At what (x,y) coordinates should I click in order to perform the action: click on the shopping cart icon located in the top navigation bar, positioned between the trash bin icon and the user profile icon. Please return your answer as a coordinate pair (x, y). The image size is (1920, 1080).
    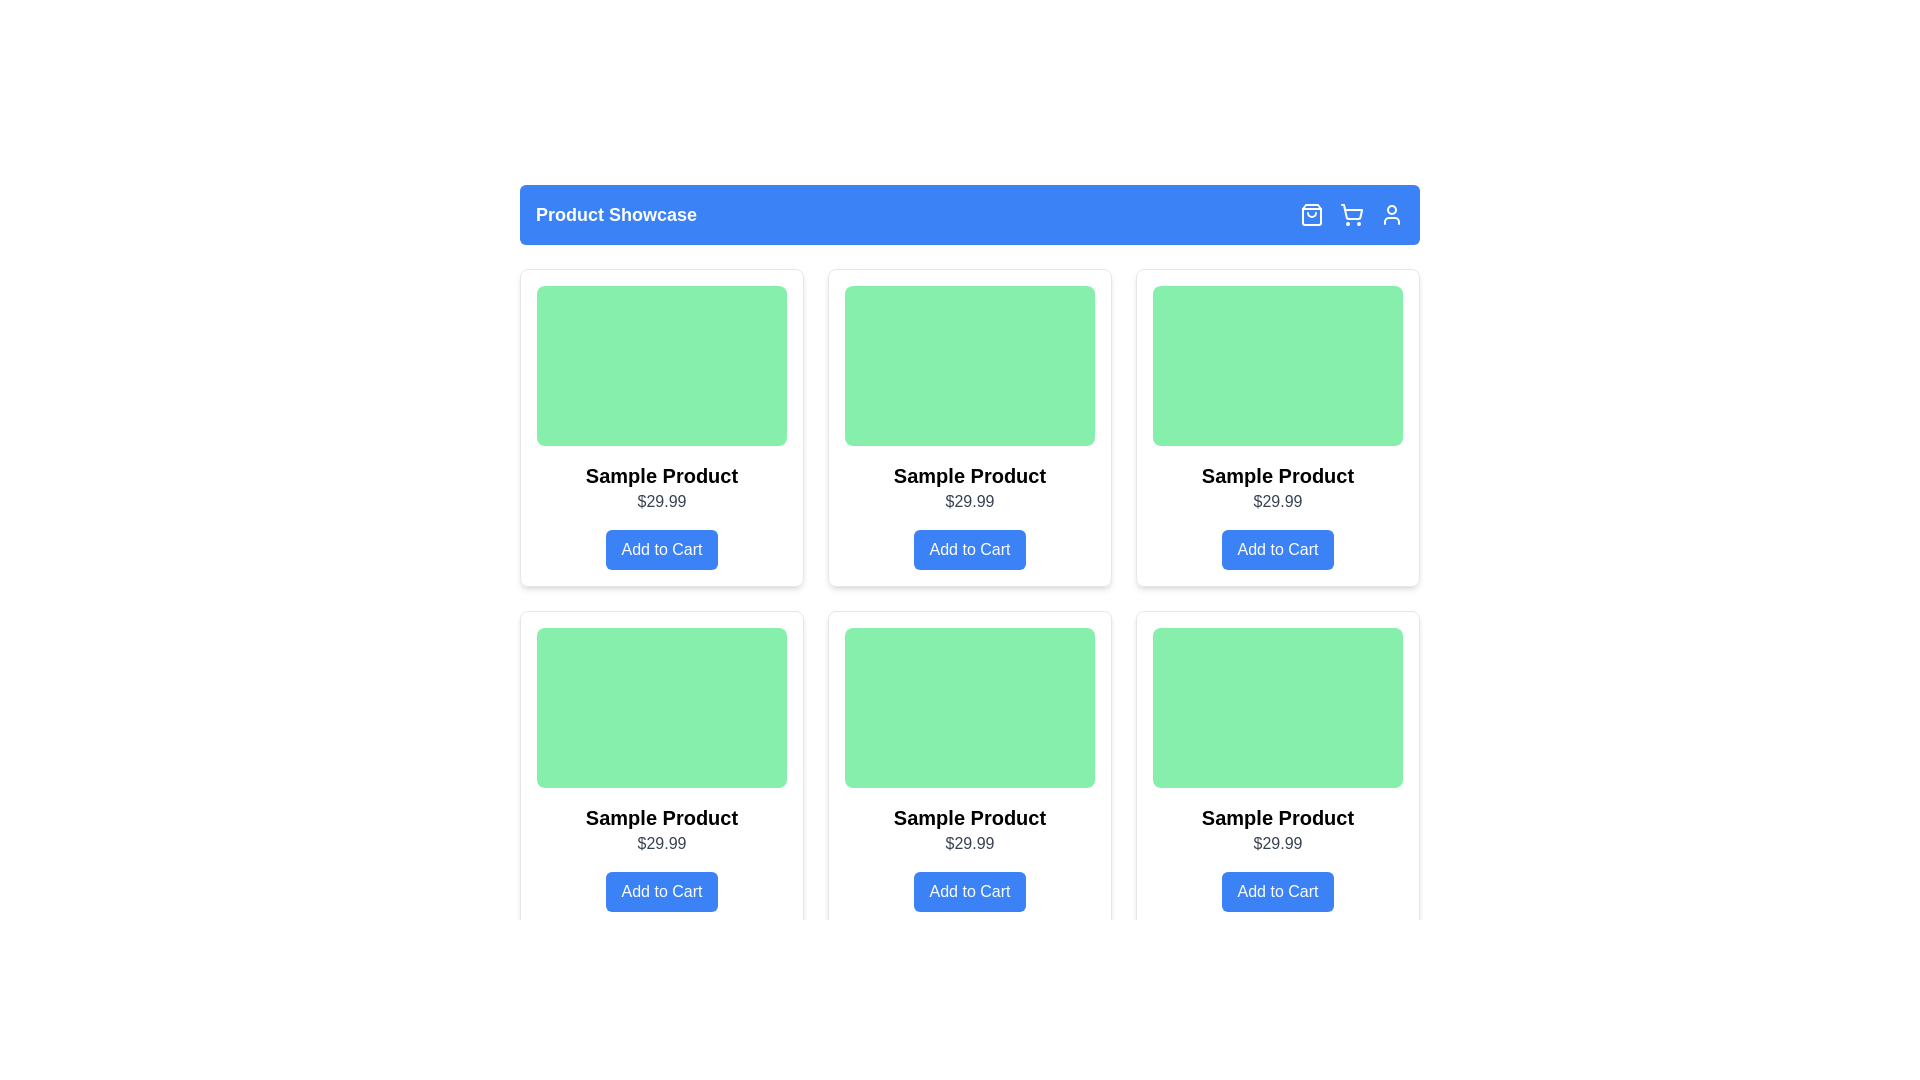
    Looking at the image, I should click on (1352, 212).